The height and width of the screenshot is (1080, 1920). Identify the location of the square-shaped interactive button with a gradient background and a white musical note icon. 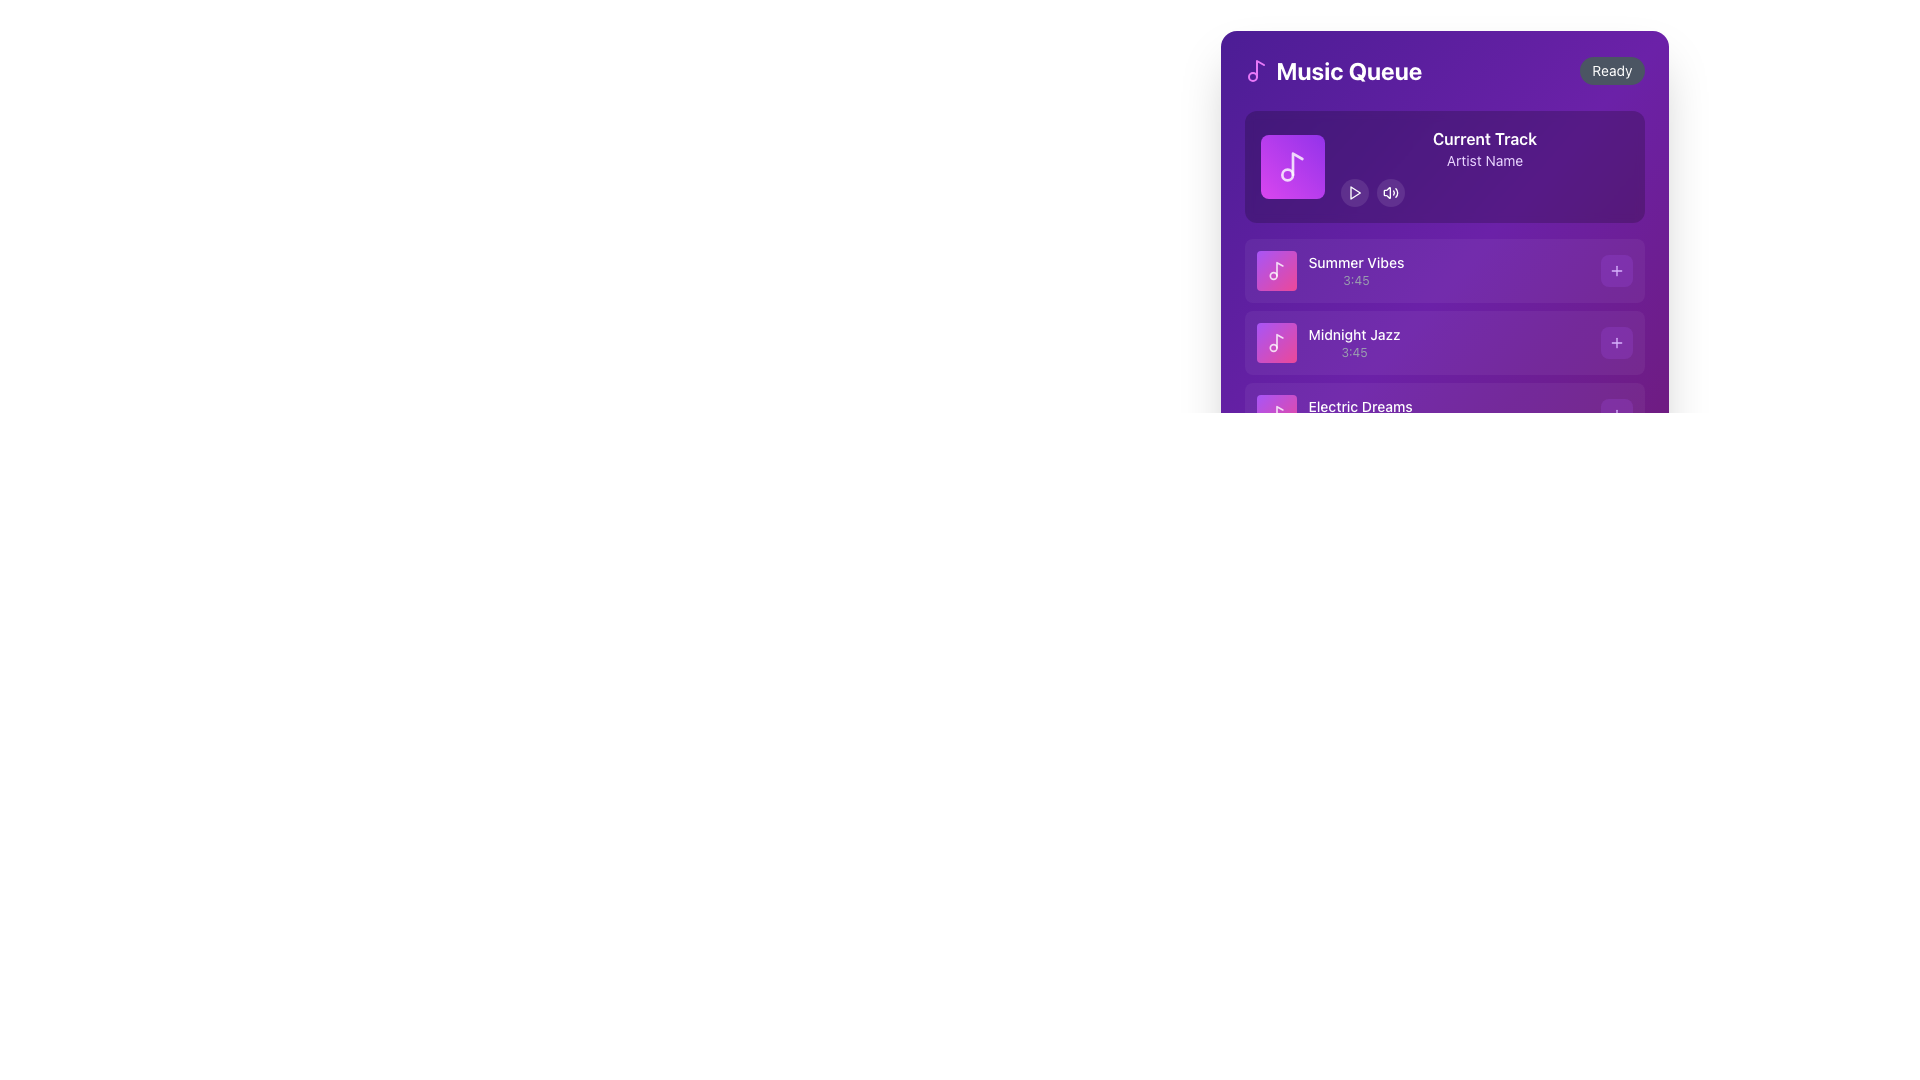
(1292, 165).